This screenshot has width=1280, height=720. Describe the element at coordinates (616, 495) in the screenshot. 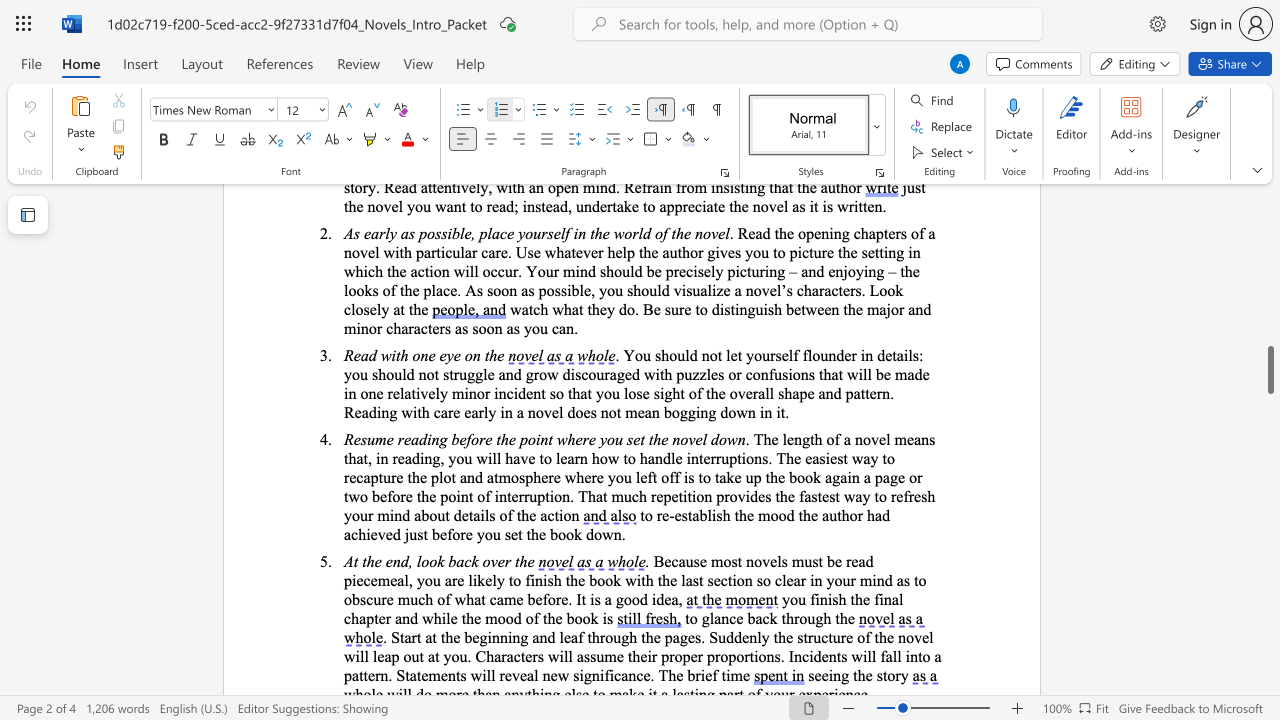

I see `the 3th character "m" in the text` at that location.